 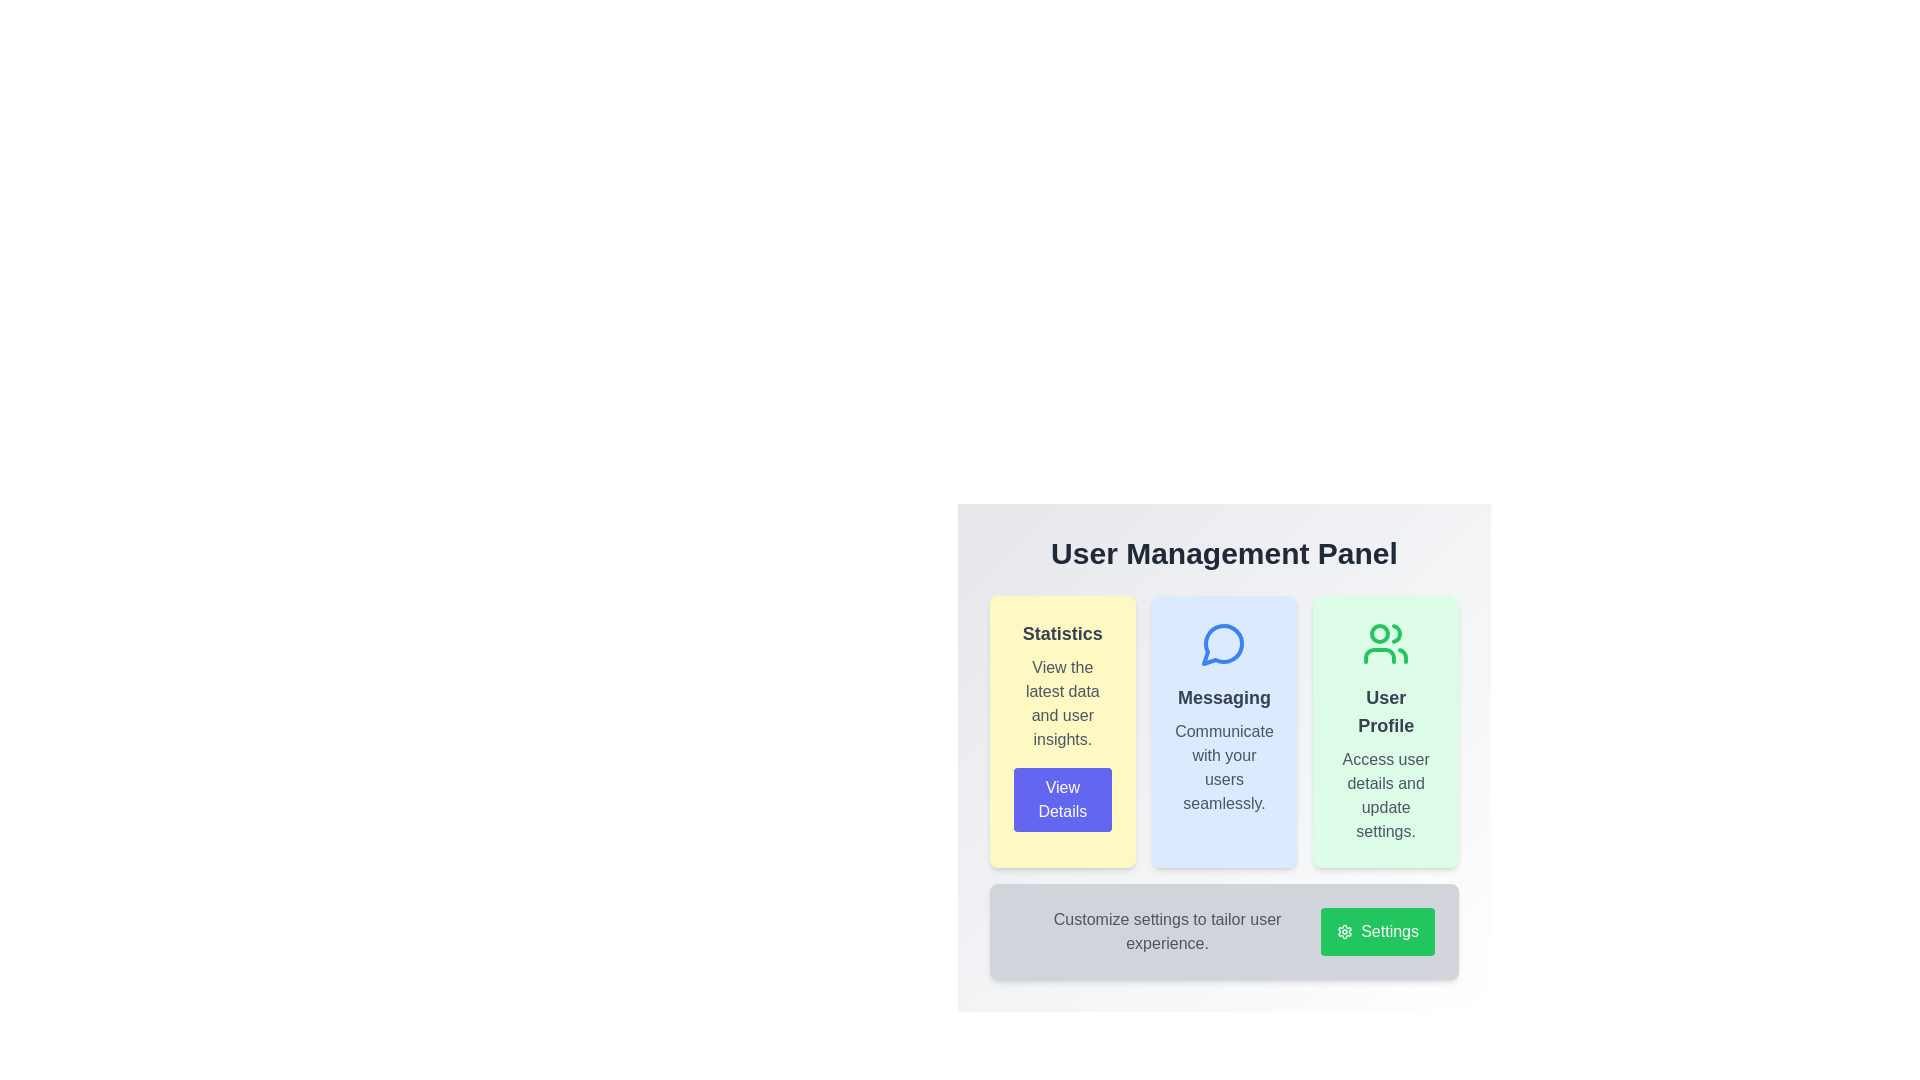 I want to click on the text label that reads 'Communicate with your users seamlessly.' located beneath the 'Messaging' heading within the 'Messaging' card, so click(x=1223, y=766).